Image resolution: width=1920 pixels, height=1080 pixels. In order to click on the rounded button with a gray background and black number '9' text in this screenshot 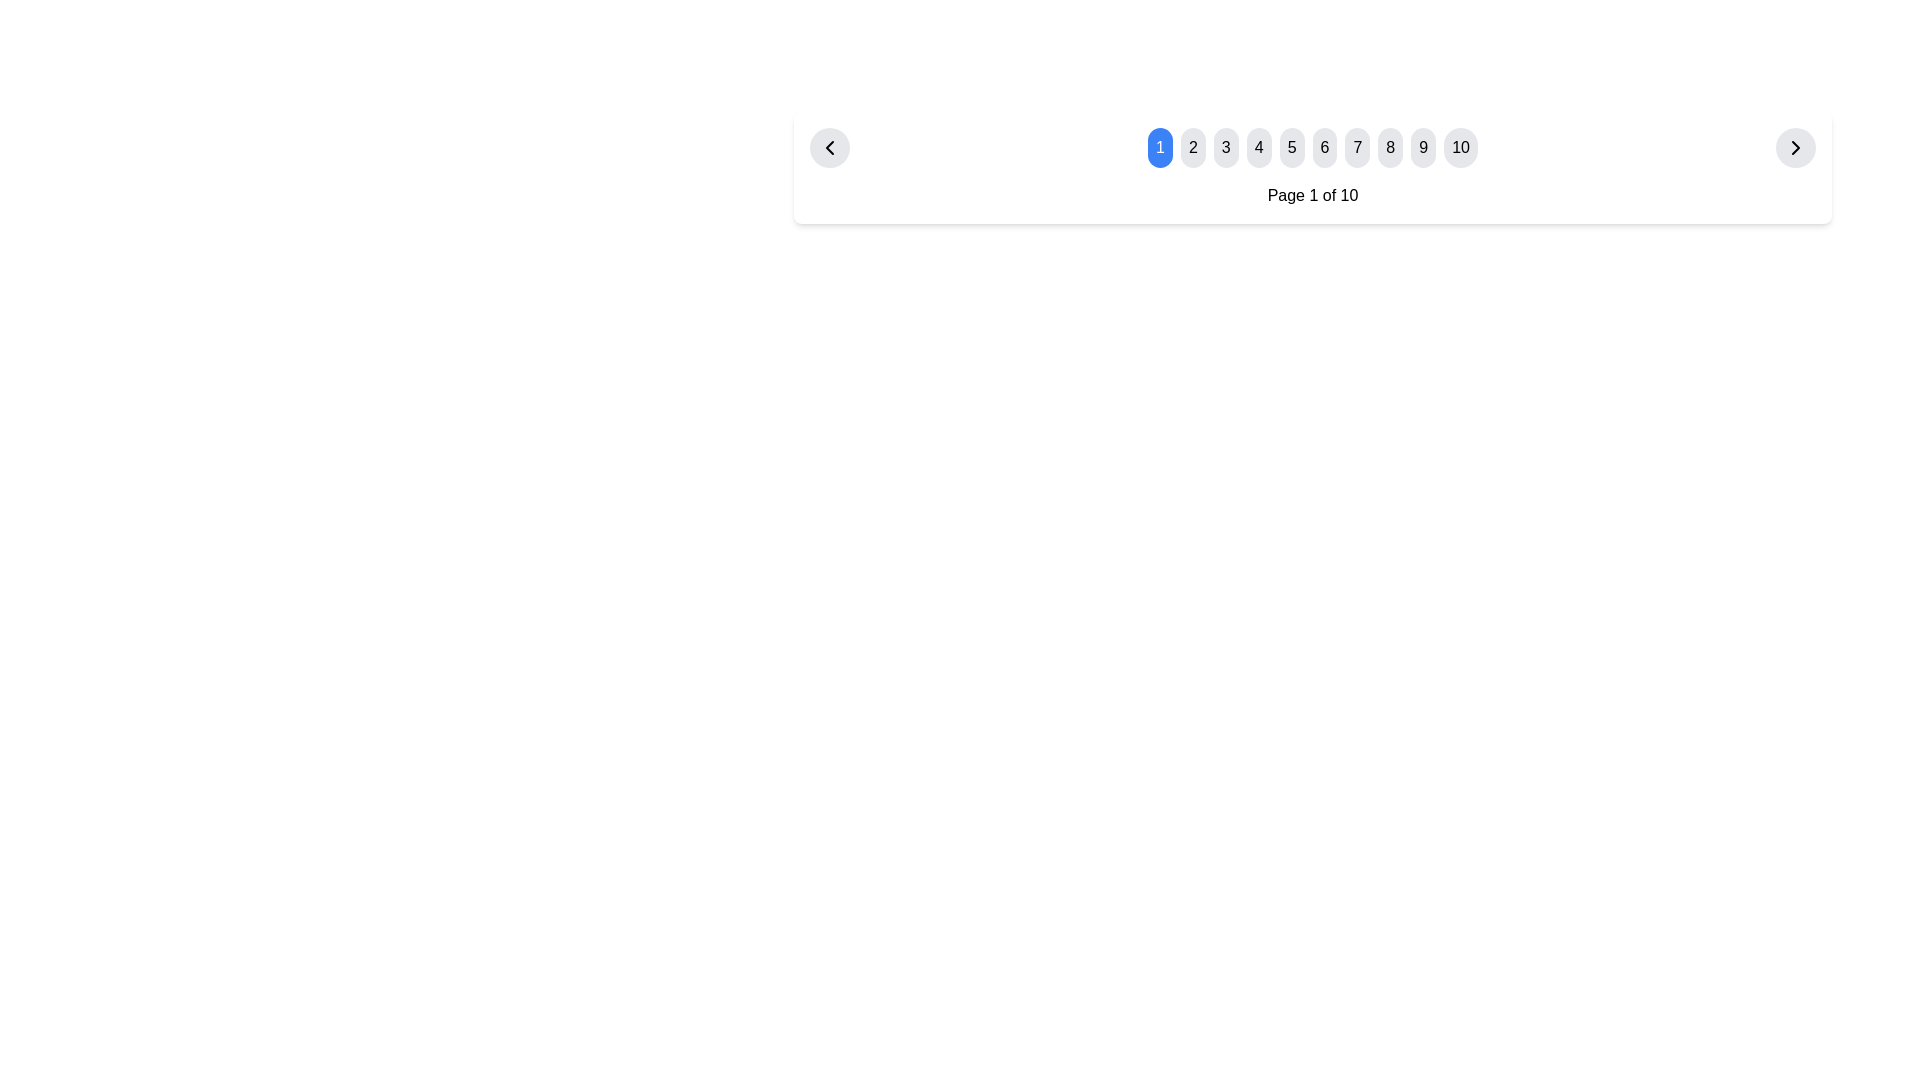, I will do `click(1422, 146)`.